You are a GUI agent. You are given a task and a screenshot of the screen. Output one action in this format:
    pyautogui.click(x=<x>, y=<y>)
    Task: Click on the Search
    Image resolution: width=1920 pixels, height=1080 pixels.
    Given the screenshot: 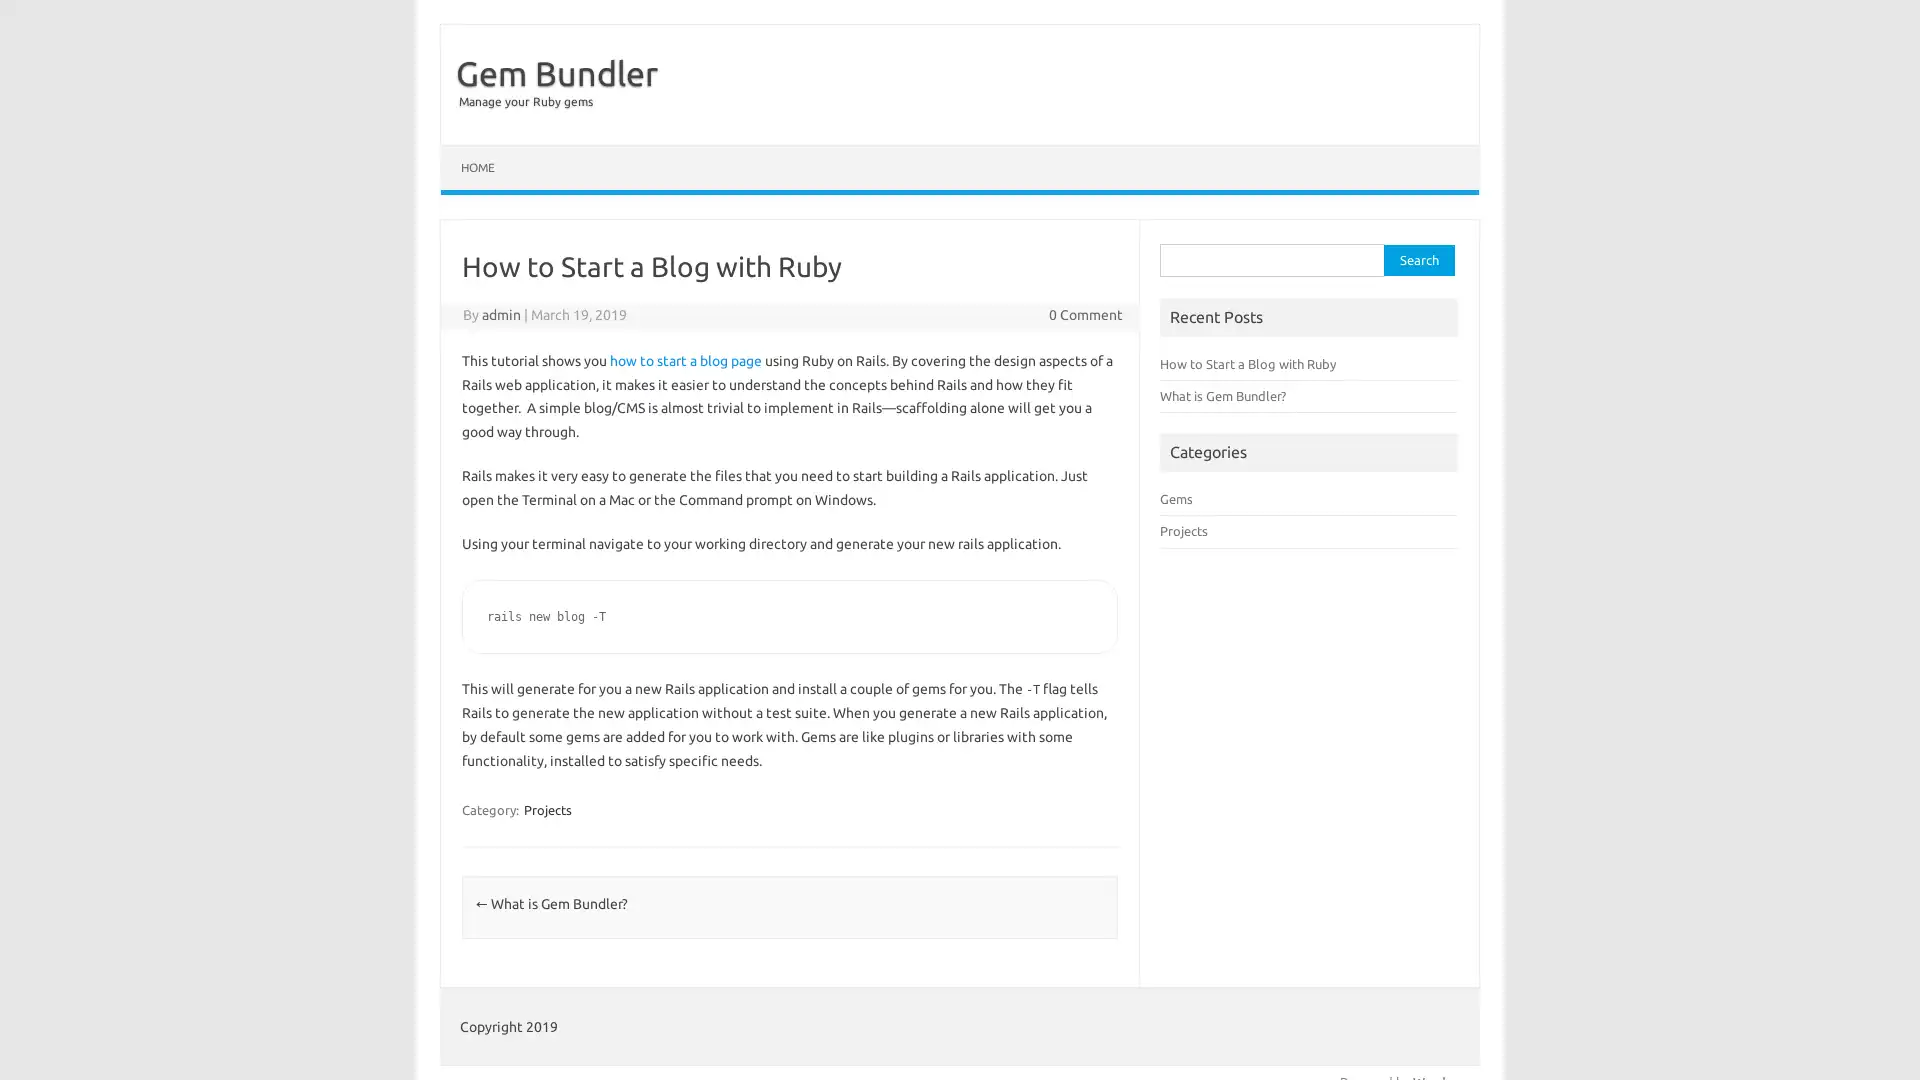 What is the action you would take?
    pyautogui.click(x=1418, y=259)
    